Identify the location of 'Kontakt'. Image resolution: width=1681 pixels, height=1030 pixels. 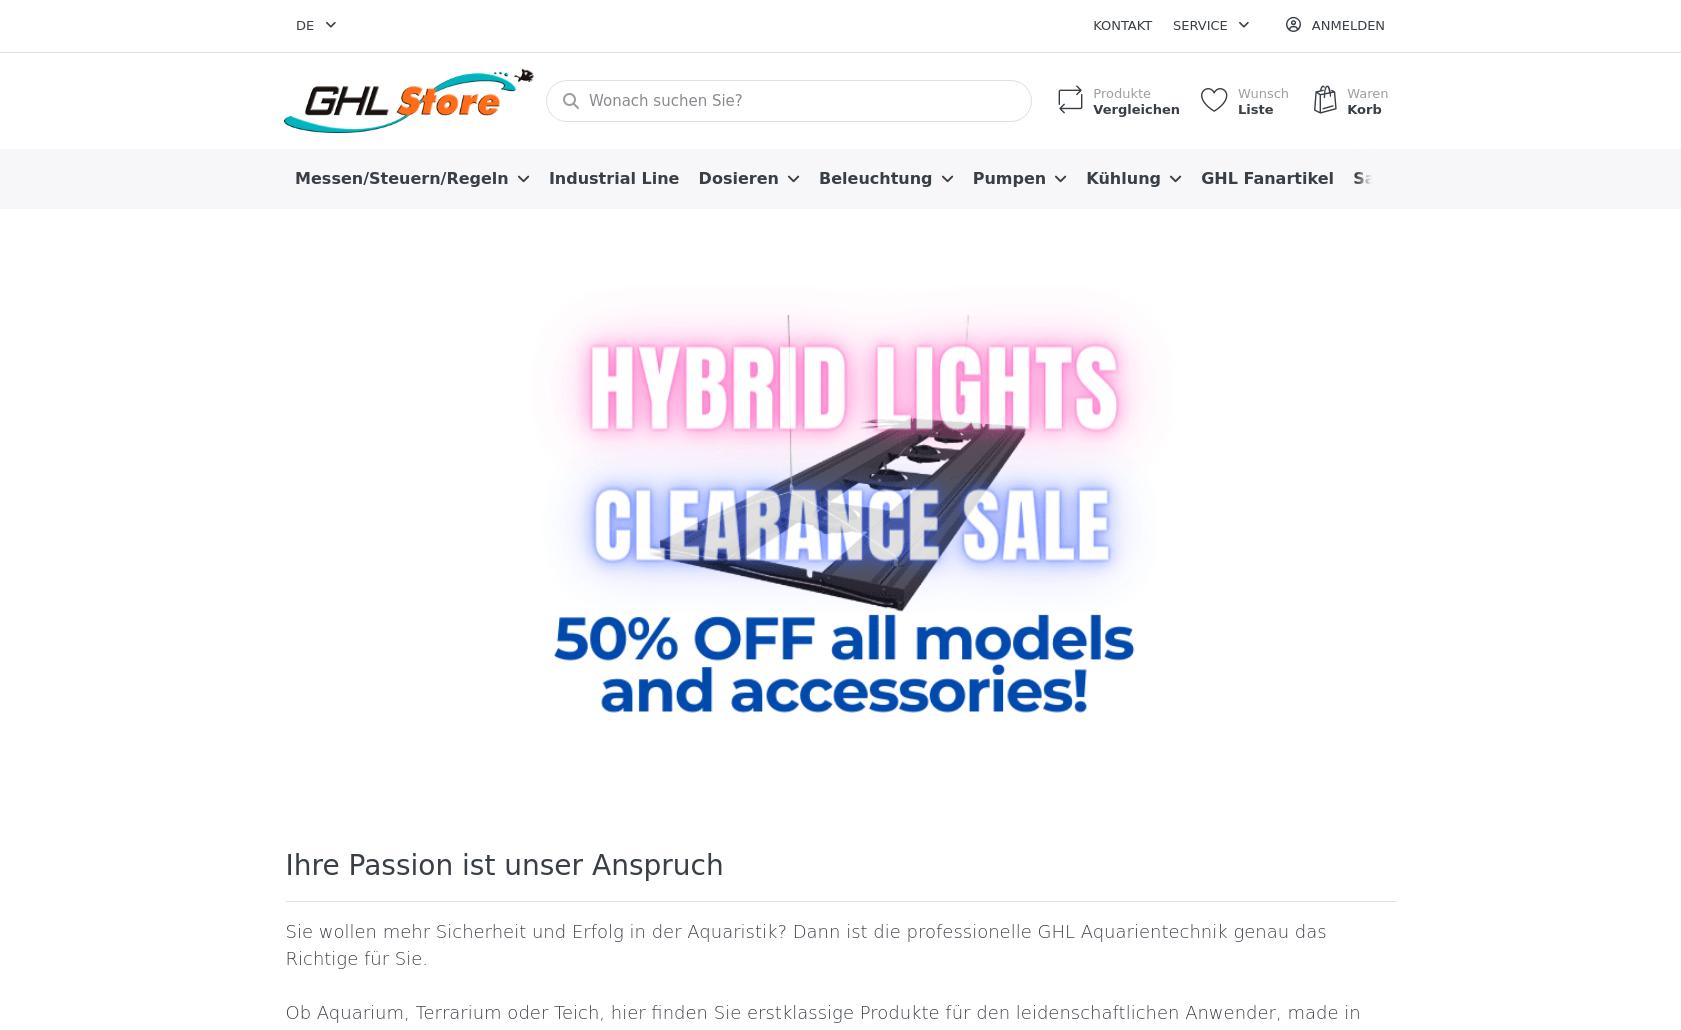
(1092, 25).